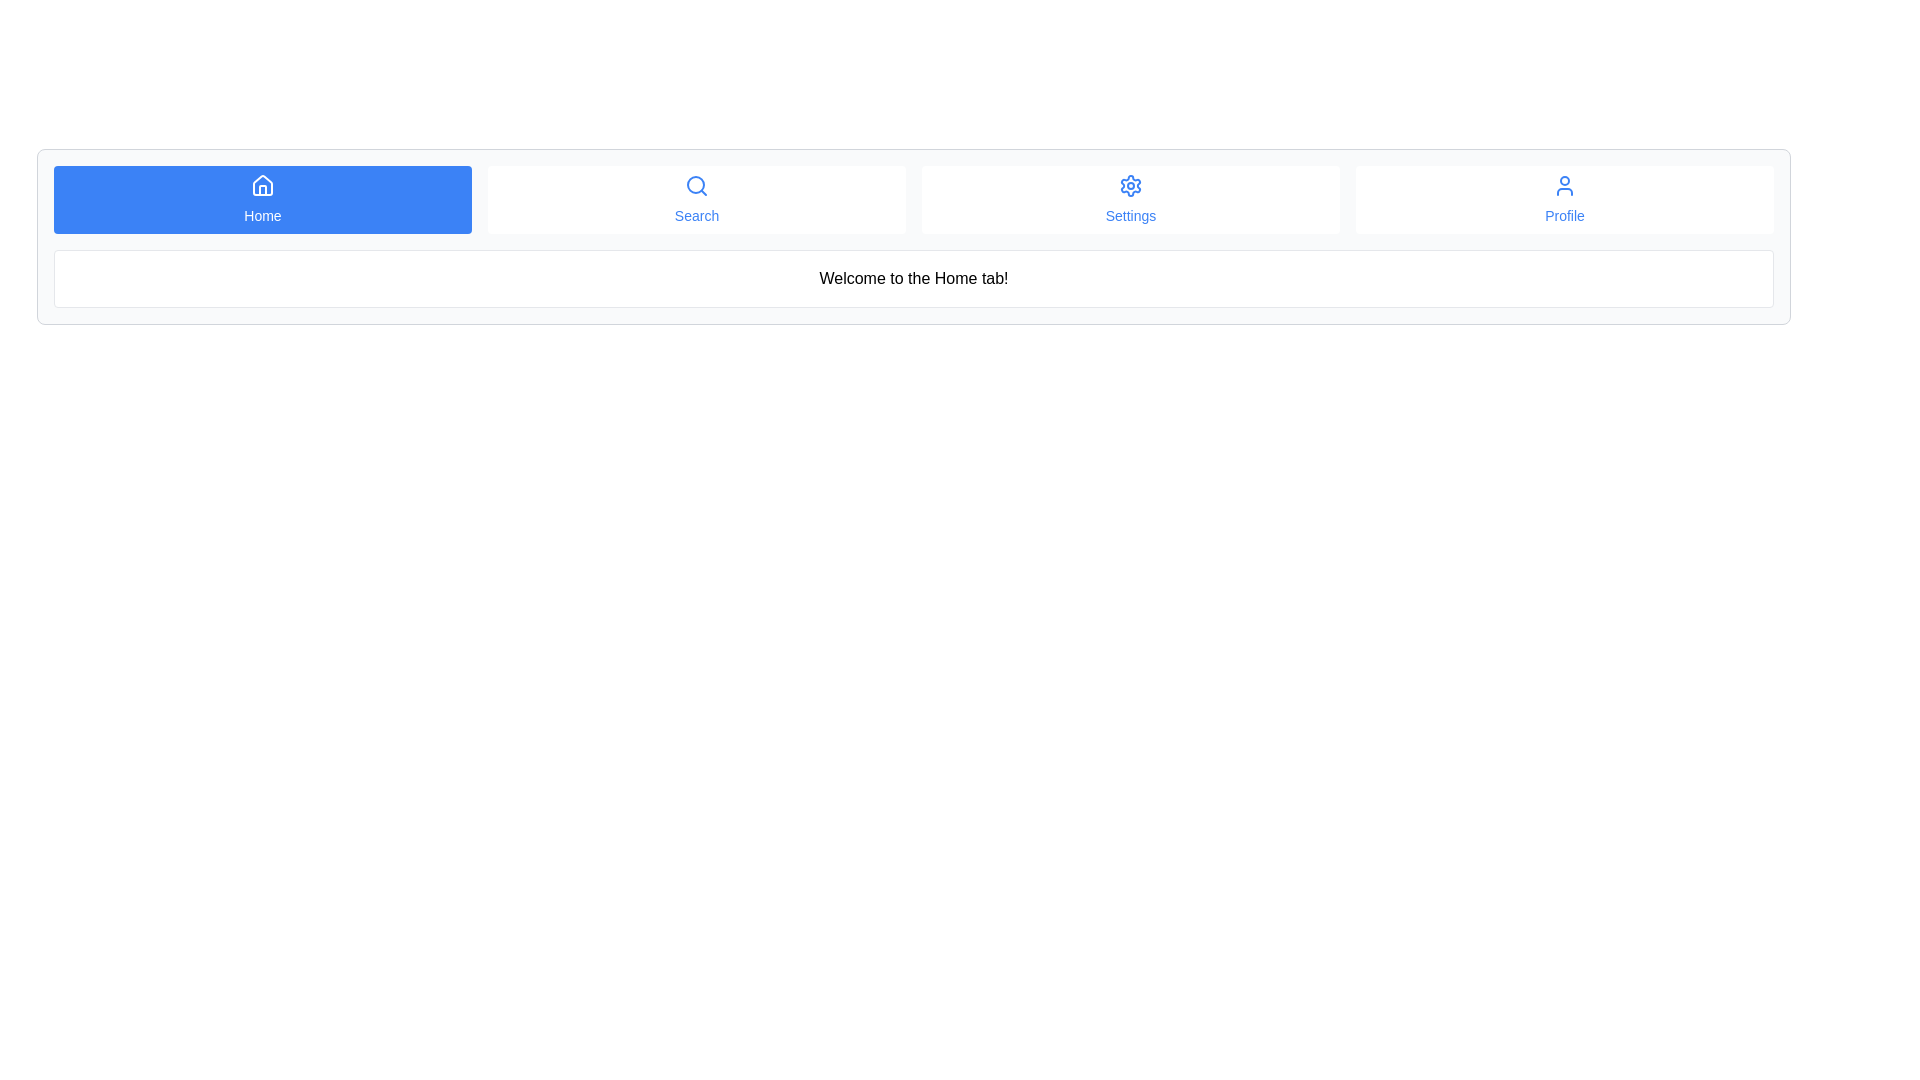 This screenshot has height=1080, width=1920. What do you see at coordinates (1563, 216) in the screenshot?
I see `text of the Label located beneath the user-profile icon in the navigation bar, which indicates it leads to the Profile section` at bounding box center [1563, 216].